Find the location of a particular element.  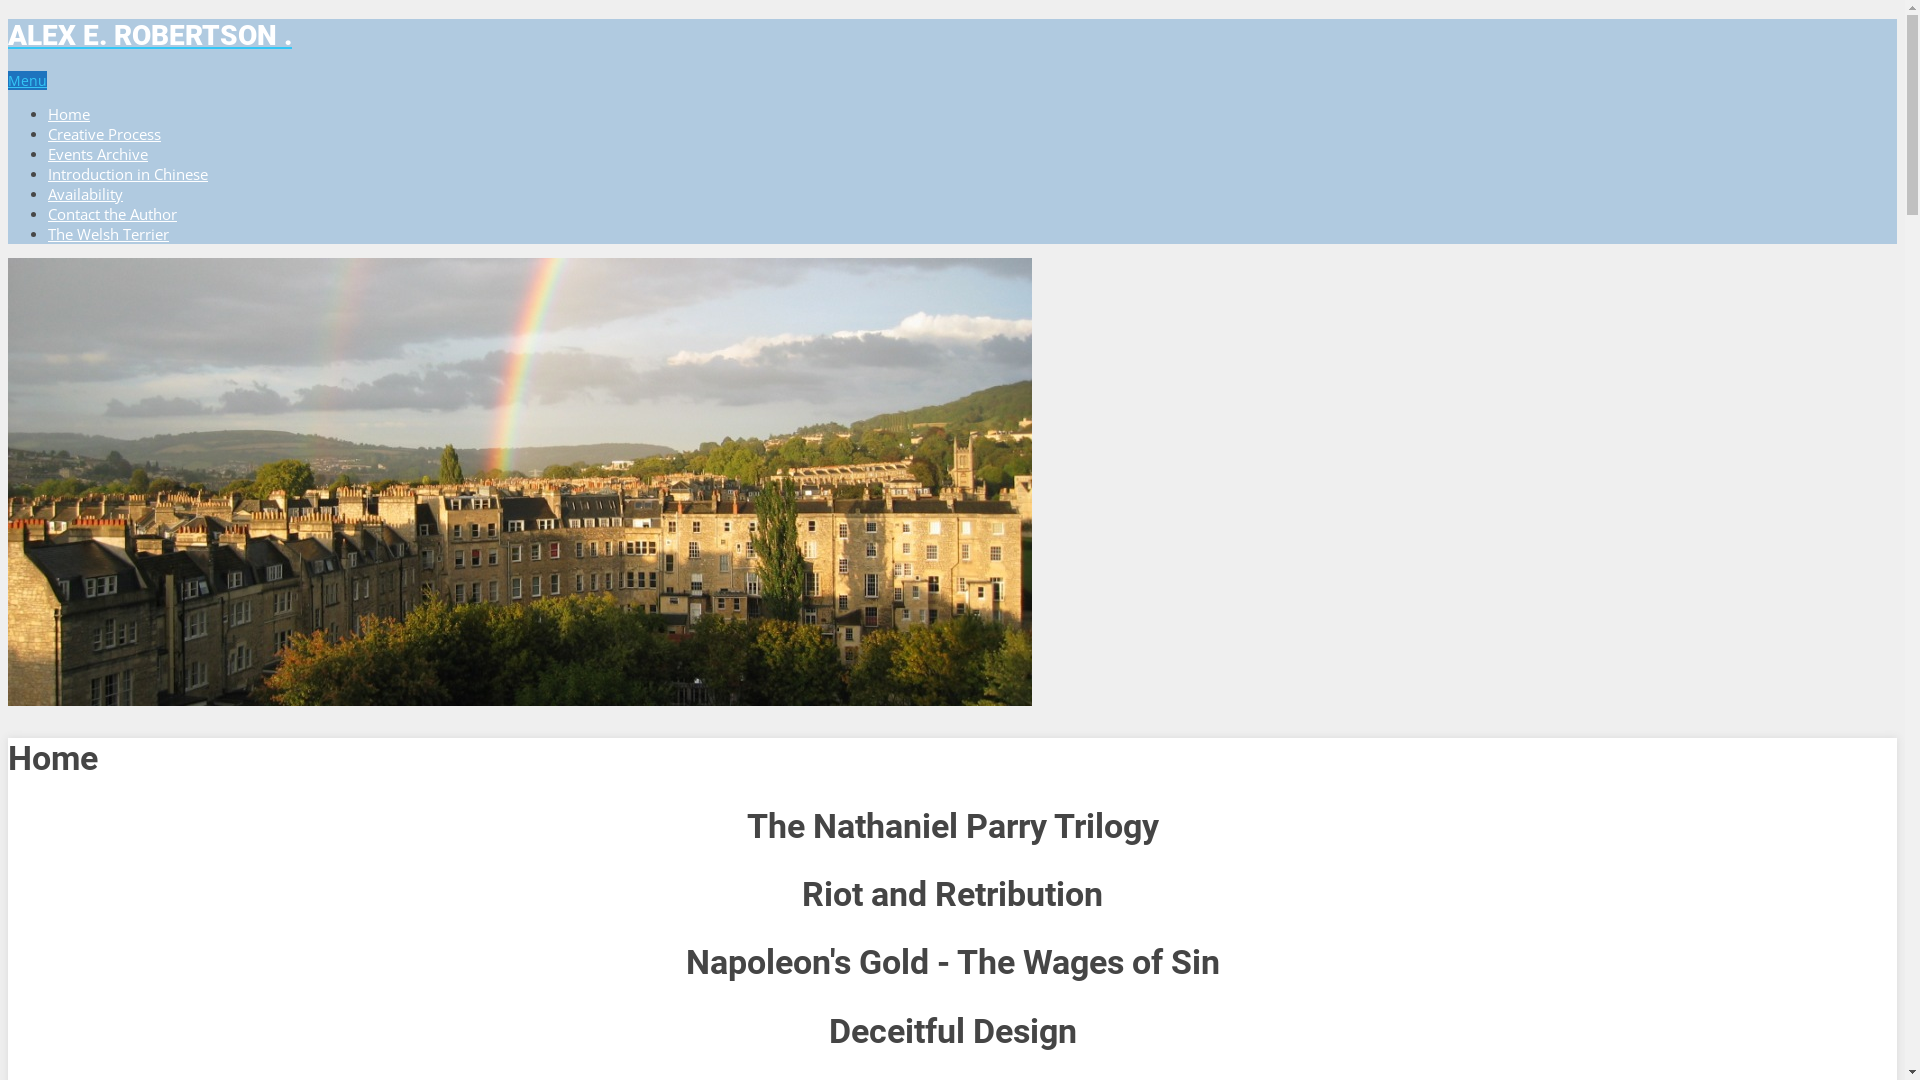

'The Welsh Terrier' is located at coordinates (107, 233).